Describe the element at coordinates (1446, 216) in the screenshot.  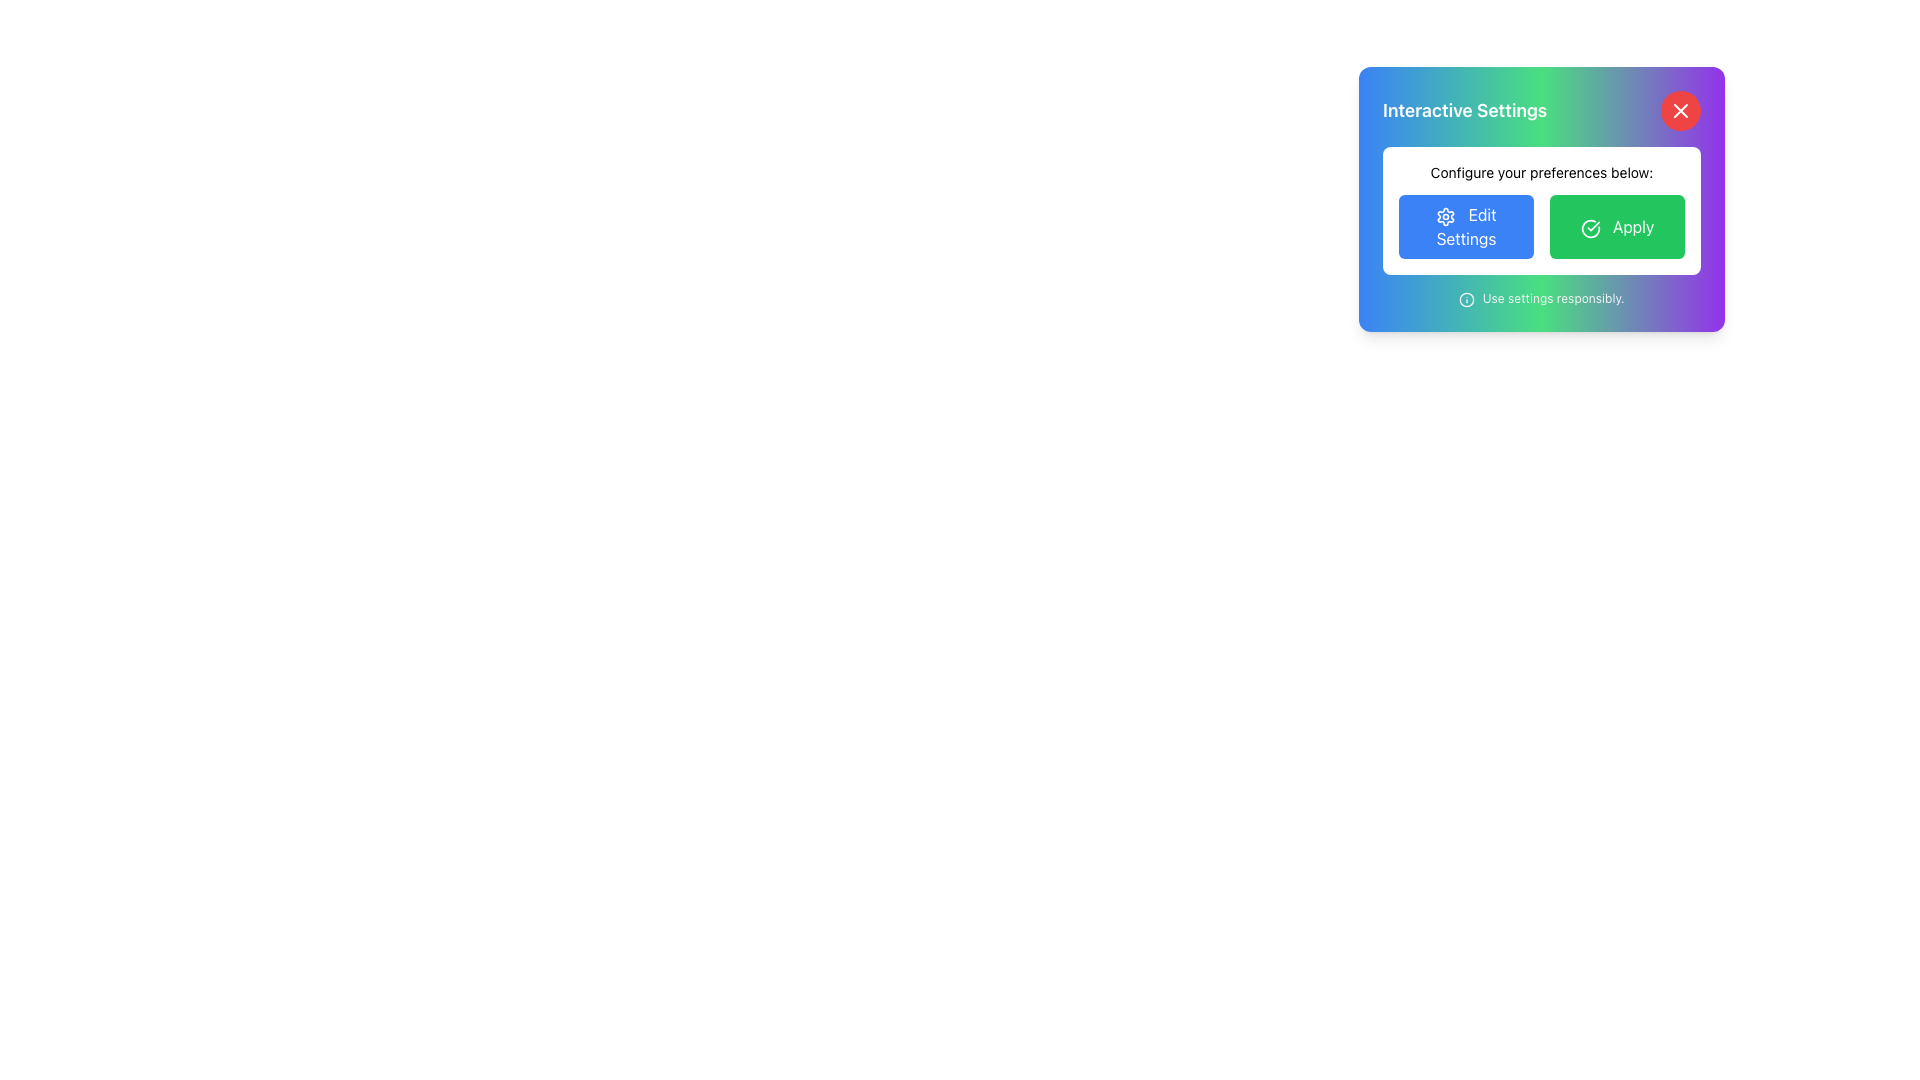
I see `the gear icon within the 'Edit Settings' button, which is located in the center of the dialog box, next to the 'Apply' button` at that location.